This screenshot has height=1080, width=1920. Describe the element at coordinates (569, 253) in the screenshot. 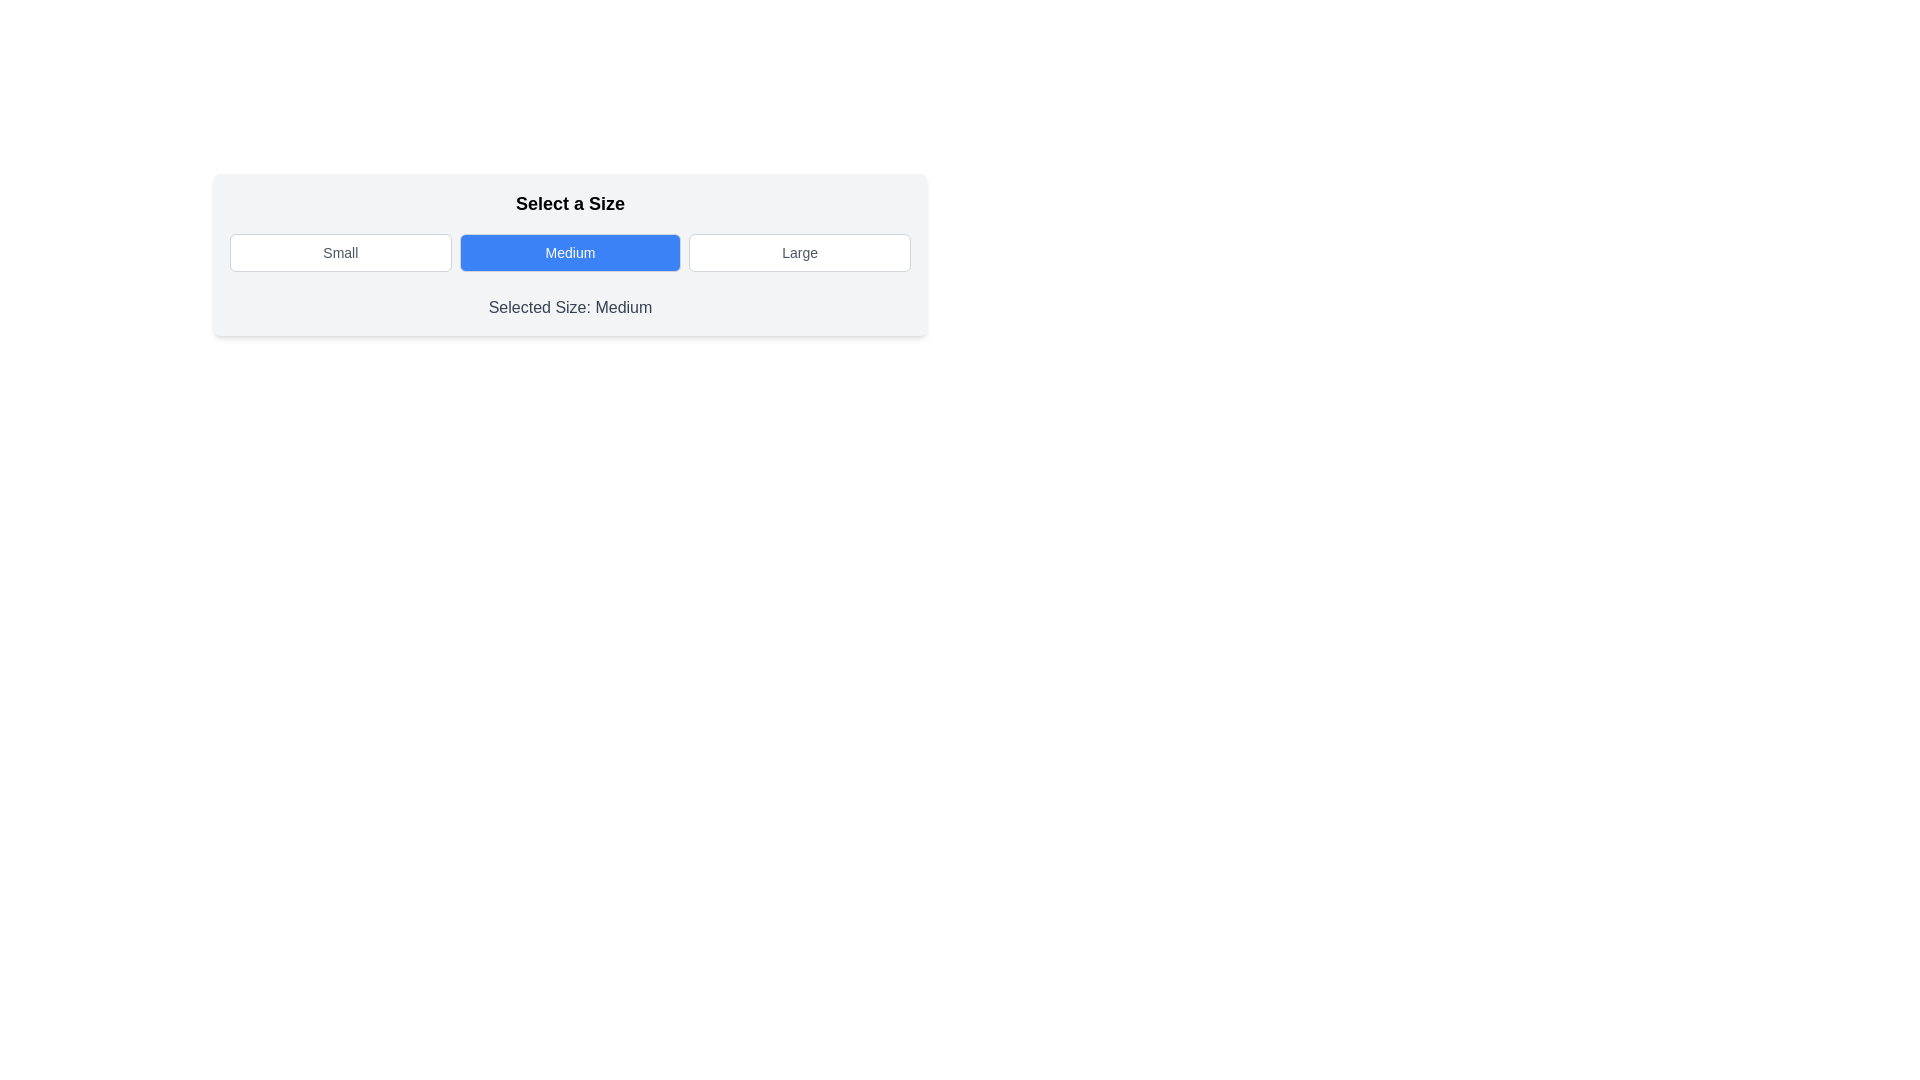

I see `the 'Medium' button in the size selection panel` at that location.